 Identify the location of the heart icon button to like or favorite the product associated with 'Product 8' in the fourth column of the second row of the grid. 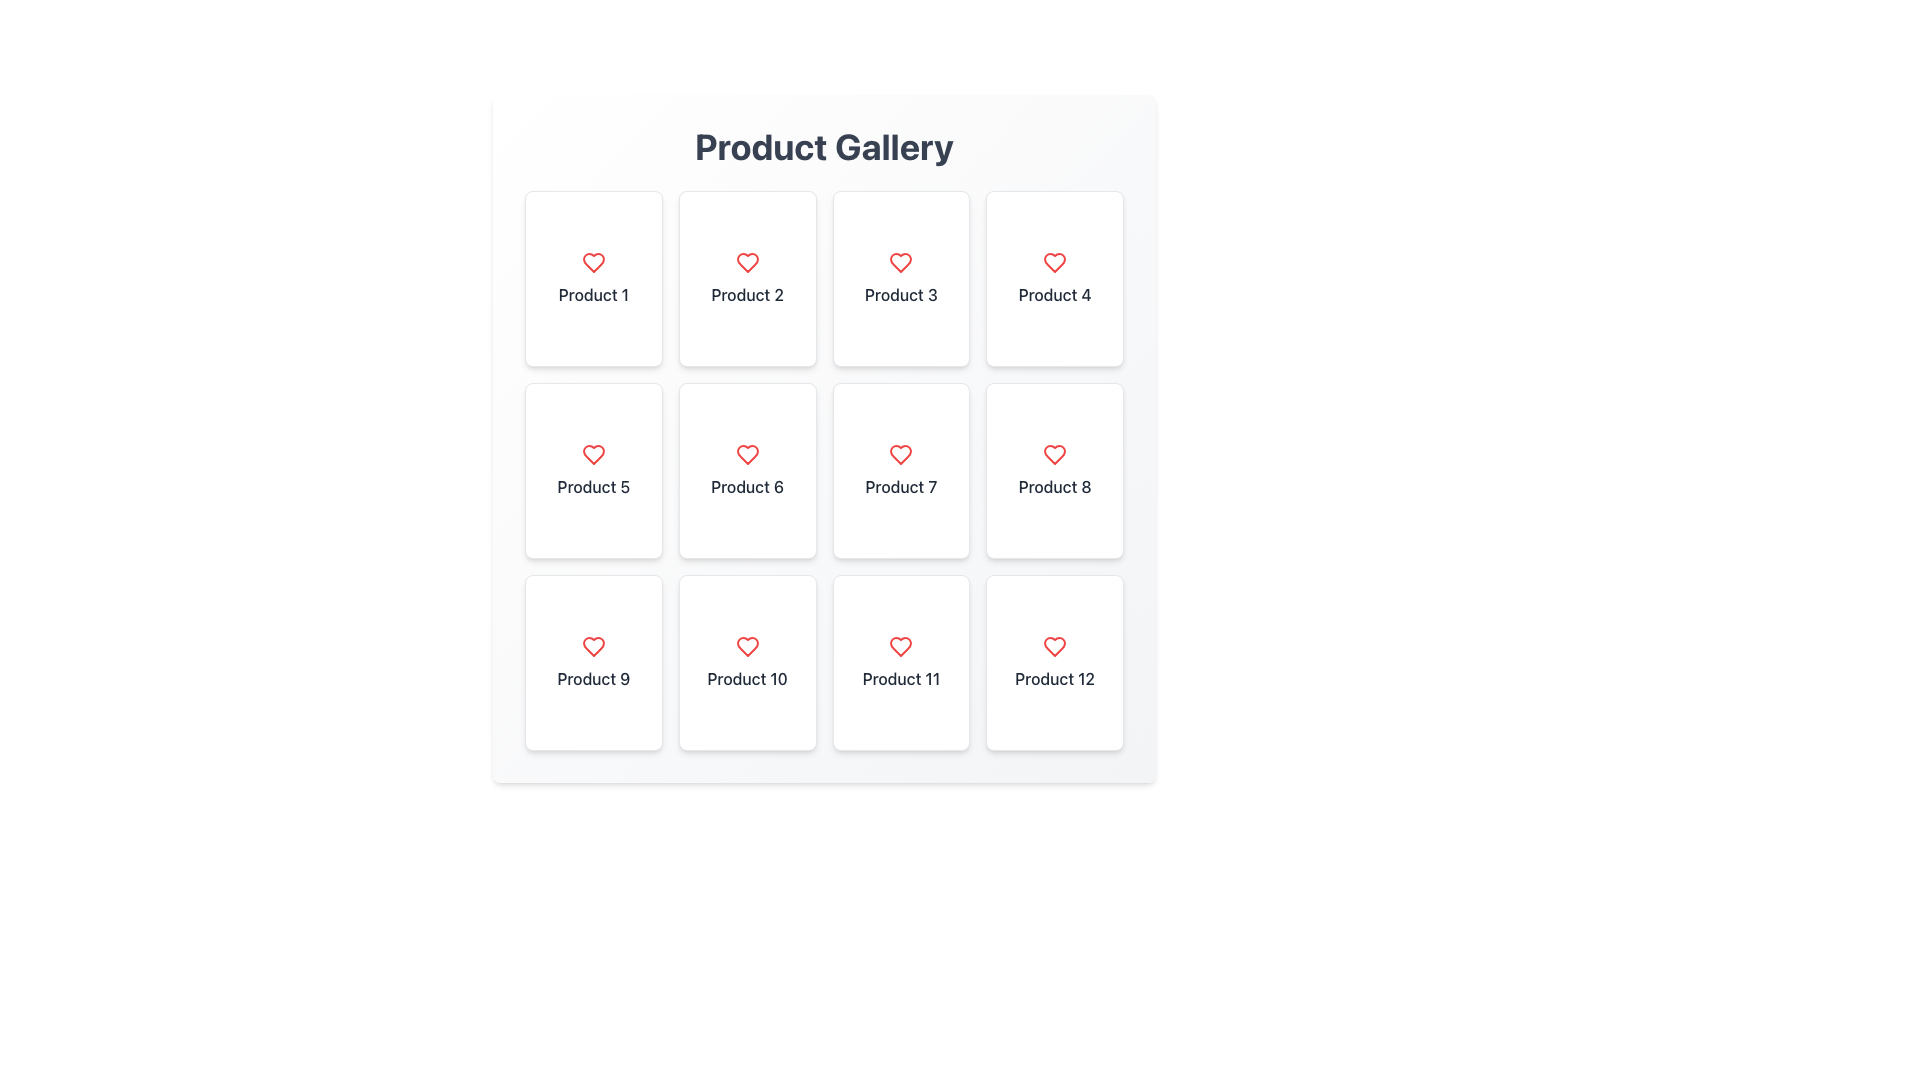
(1054, 455).